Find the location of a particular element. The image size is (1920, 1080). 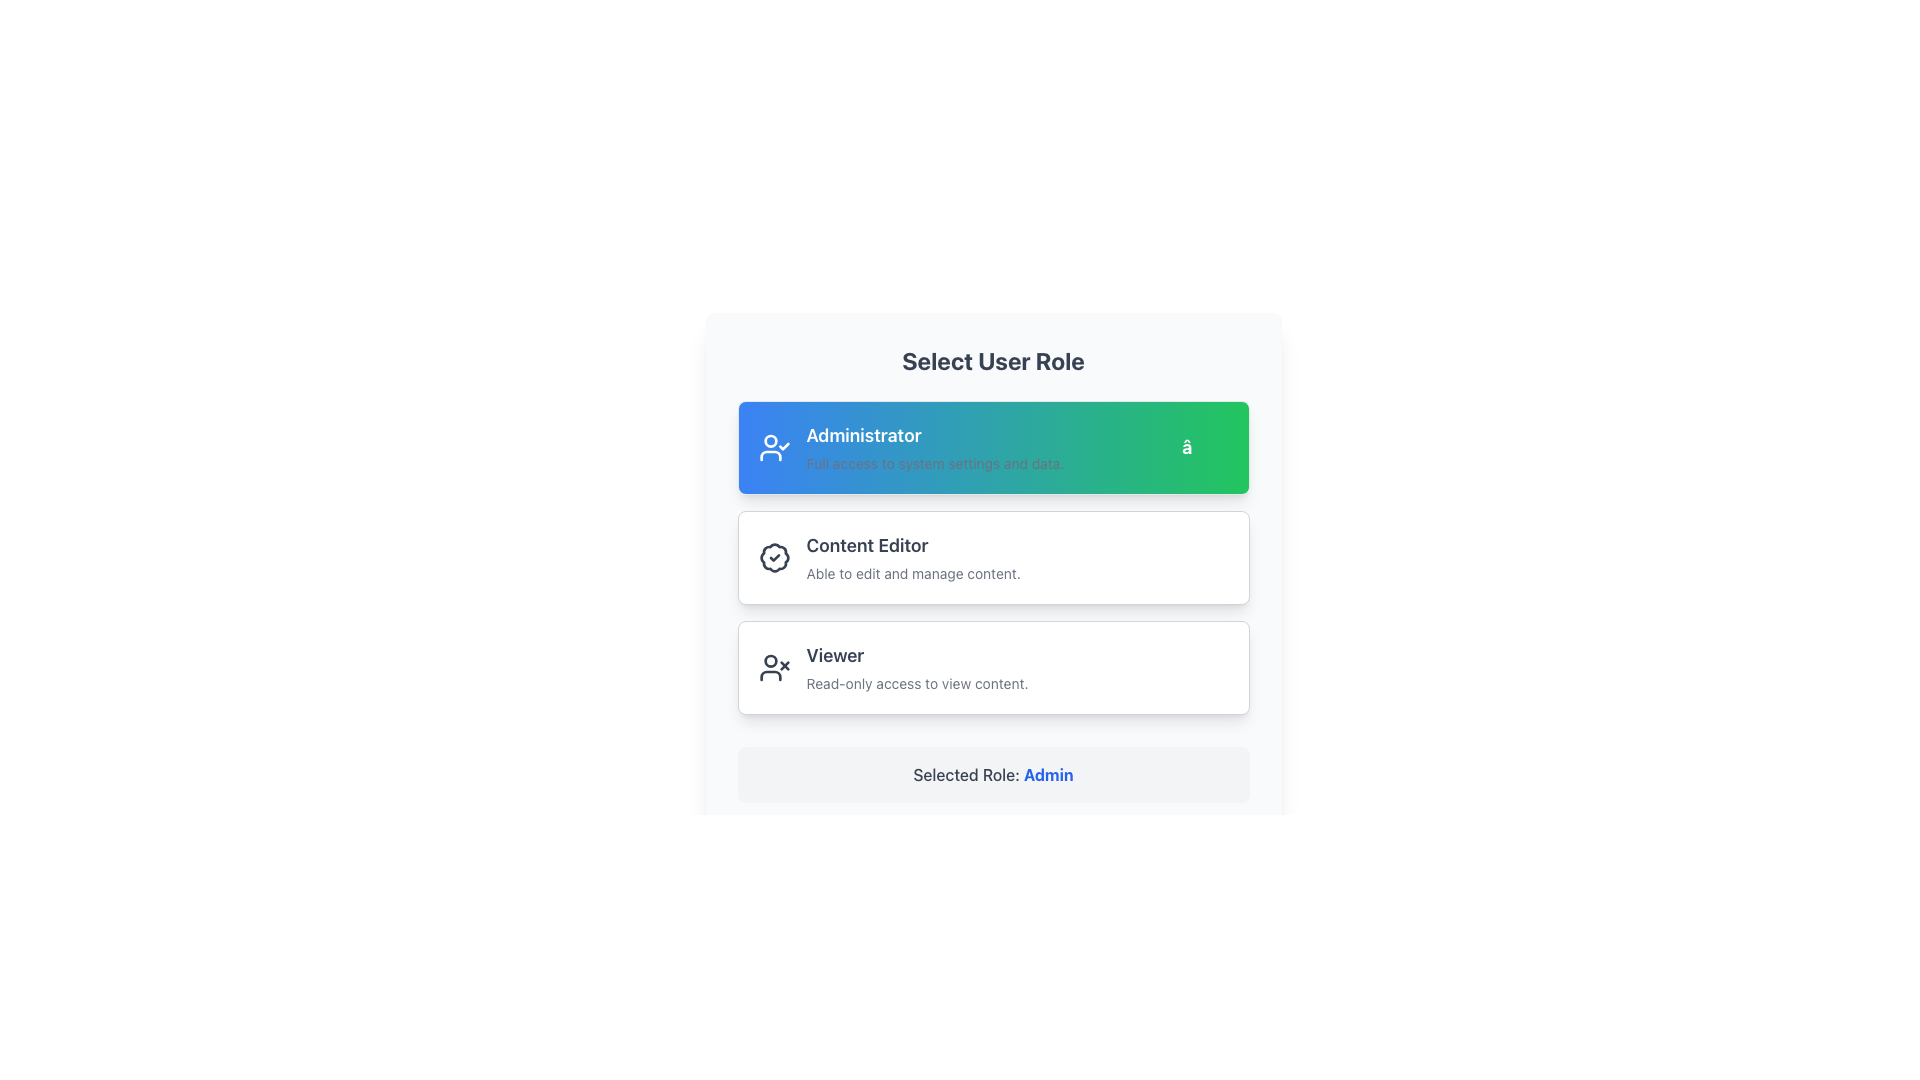

the SVG icon styled as a badge with a checkmark inside, located in the 'Content Editor' section is located at coordinates (773, 558).